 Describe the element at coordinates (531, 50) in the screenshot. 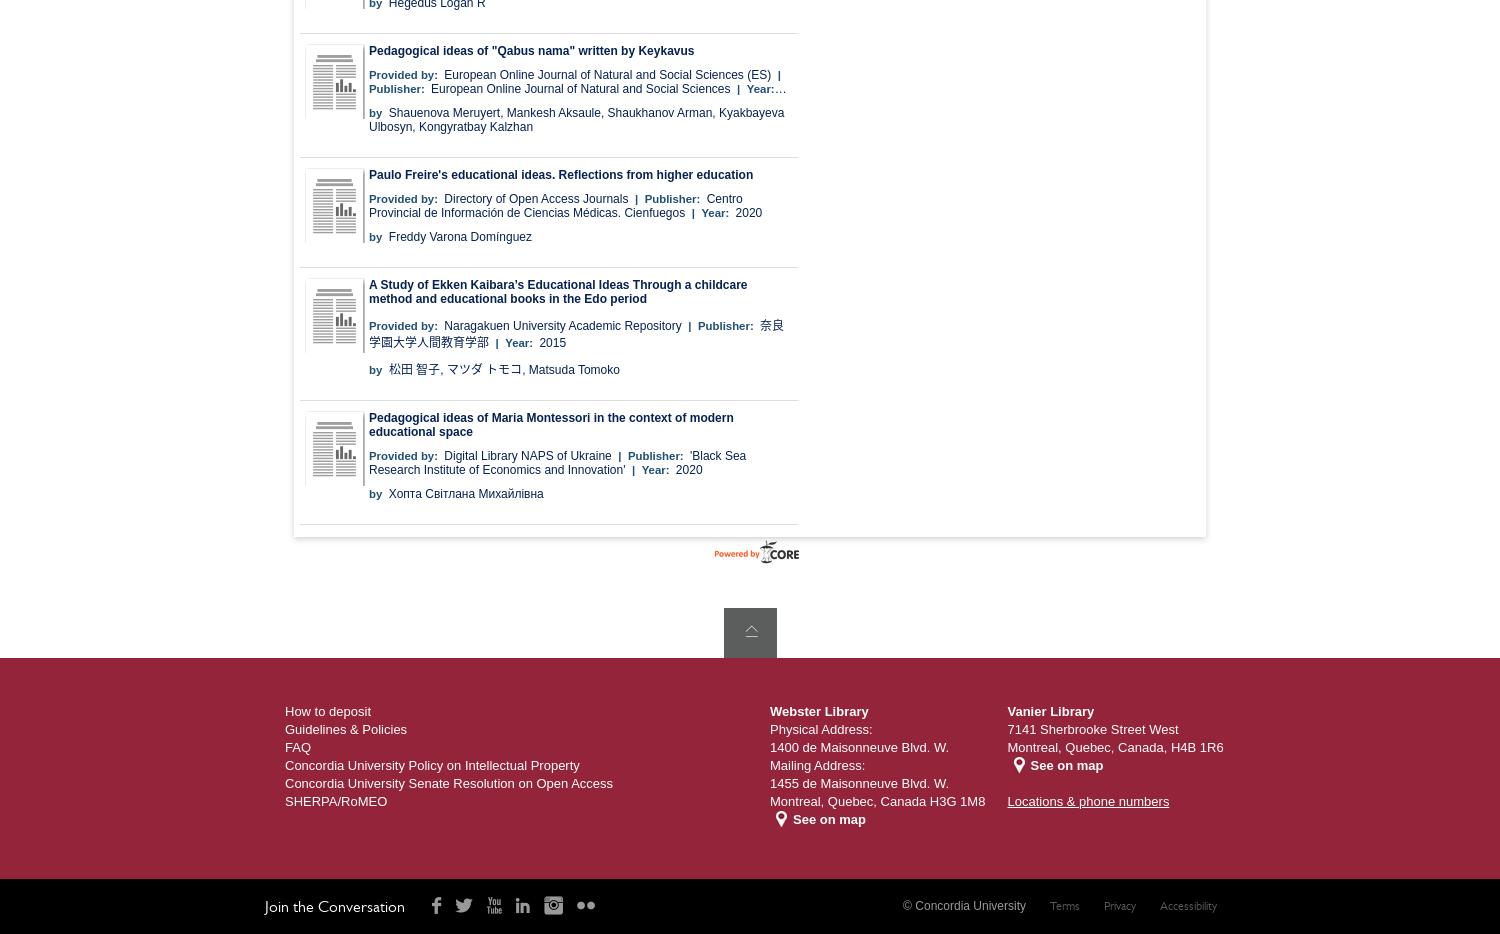

I see `'Pedagogical ideas of "Qabus nama" written by Keykavus'` at that location.